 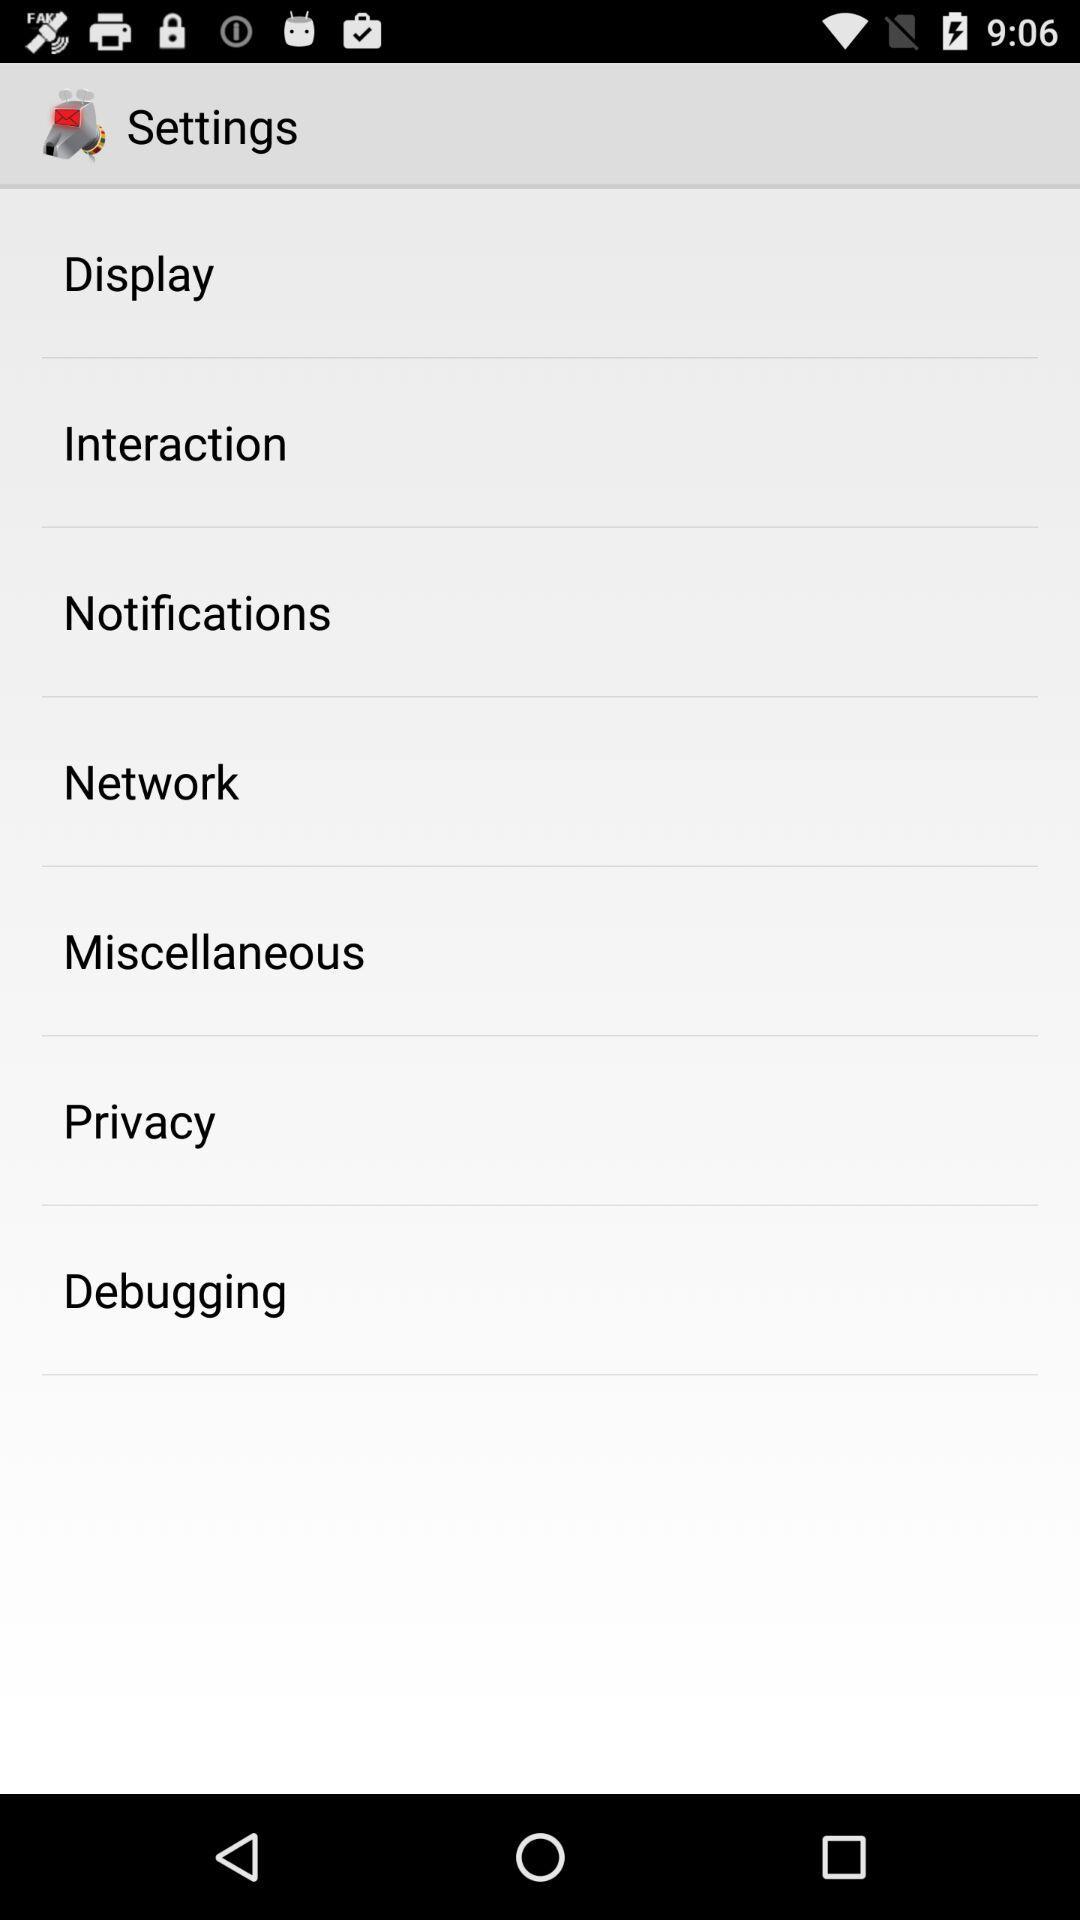 What do you see at coordinates (150, 780) in the screenshot?
I see `network app` at bounding box center [150, 780].